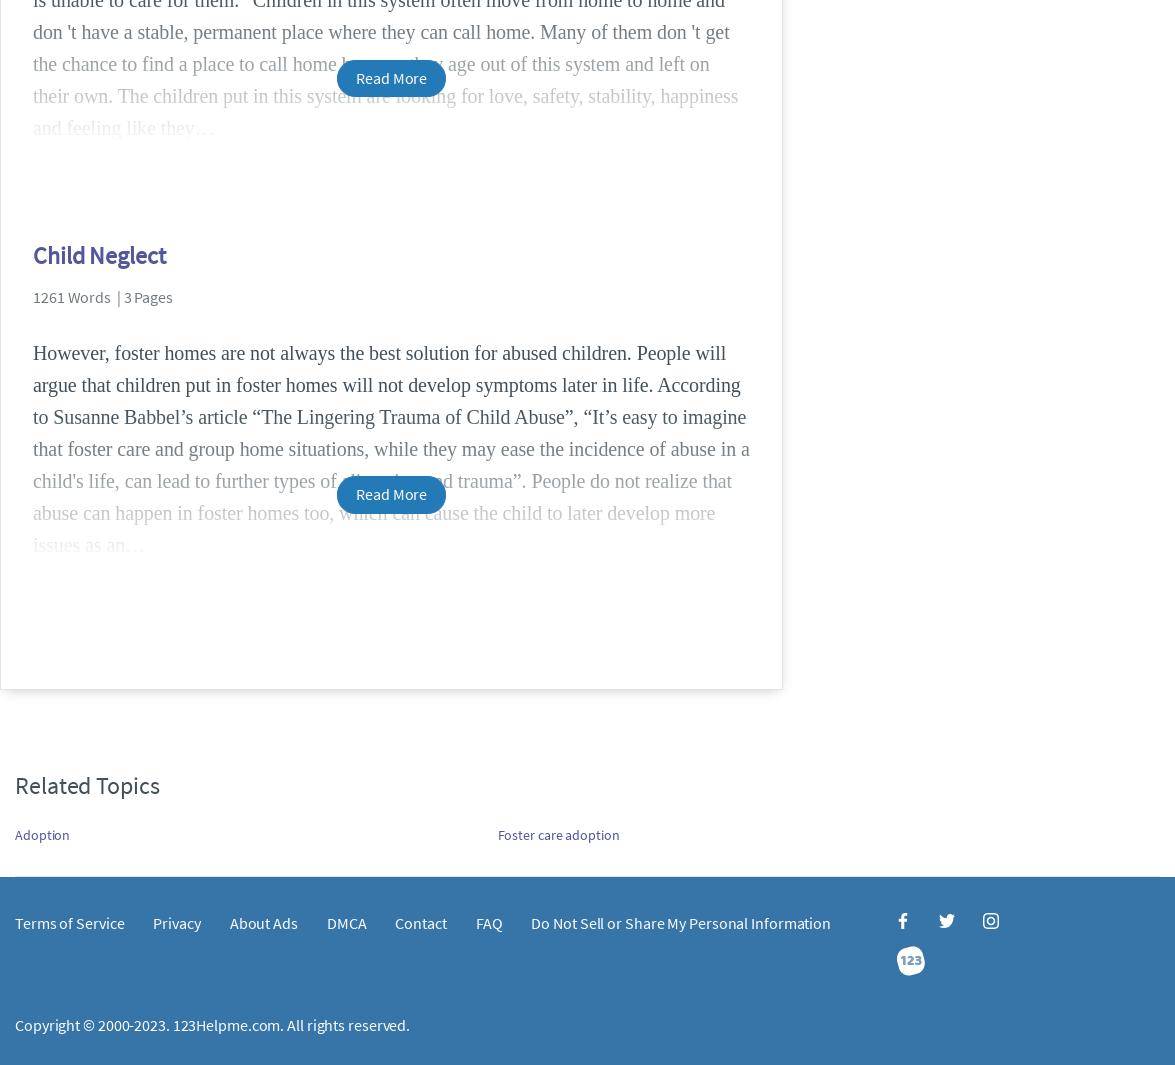 The width and height of the screenshot is (1175, 1065). What do you see at coordinates (86, 784) in the screenshot?
I see `'Related Topics'` at bounding box center [86, 784].